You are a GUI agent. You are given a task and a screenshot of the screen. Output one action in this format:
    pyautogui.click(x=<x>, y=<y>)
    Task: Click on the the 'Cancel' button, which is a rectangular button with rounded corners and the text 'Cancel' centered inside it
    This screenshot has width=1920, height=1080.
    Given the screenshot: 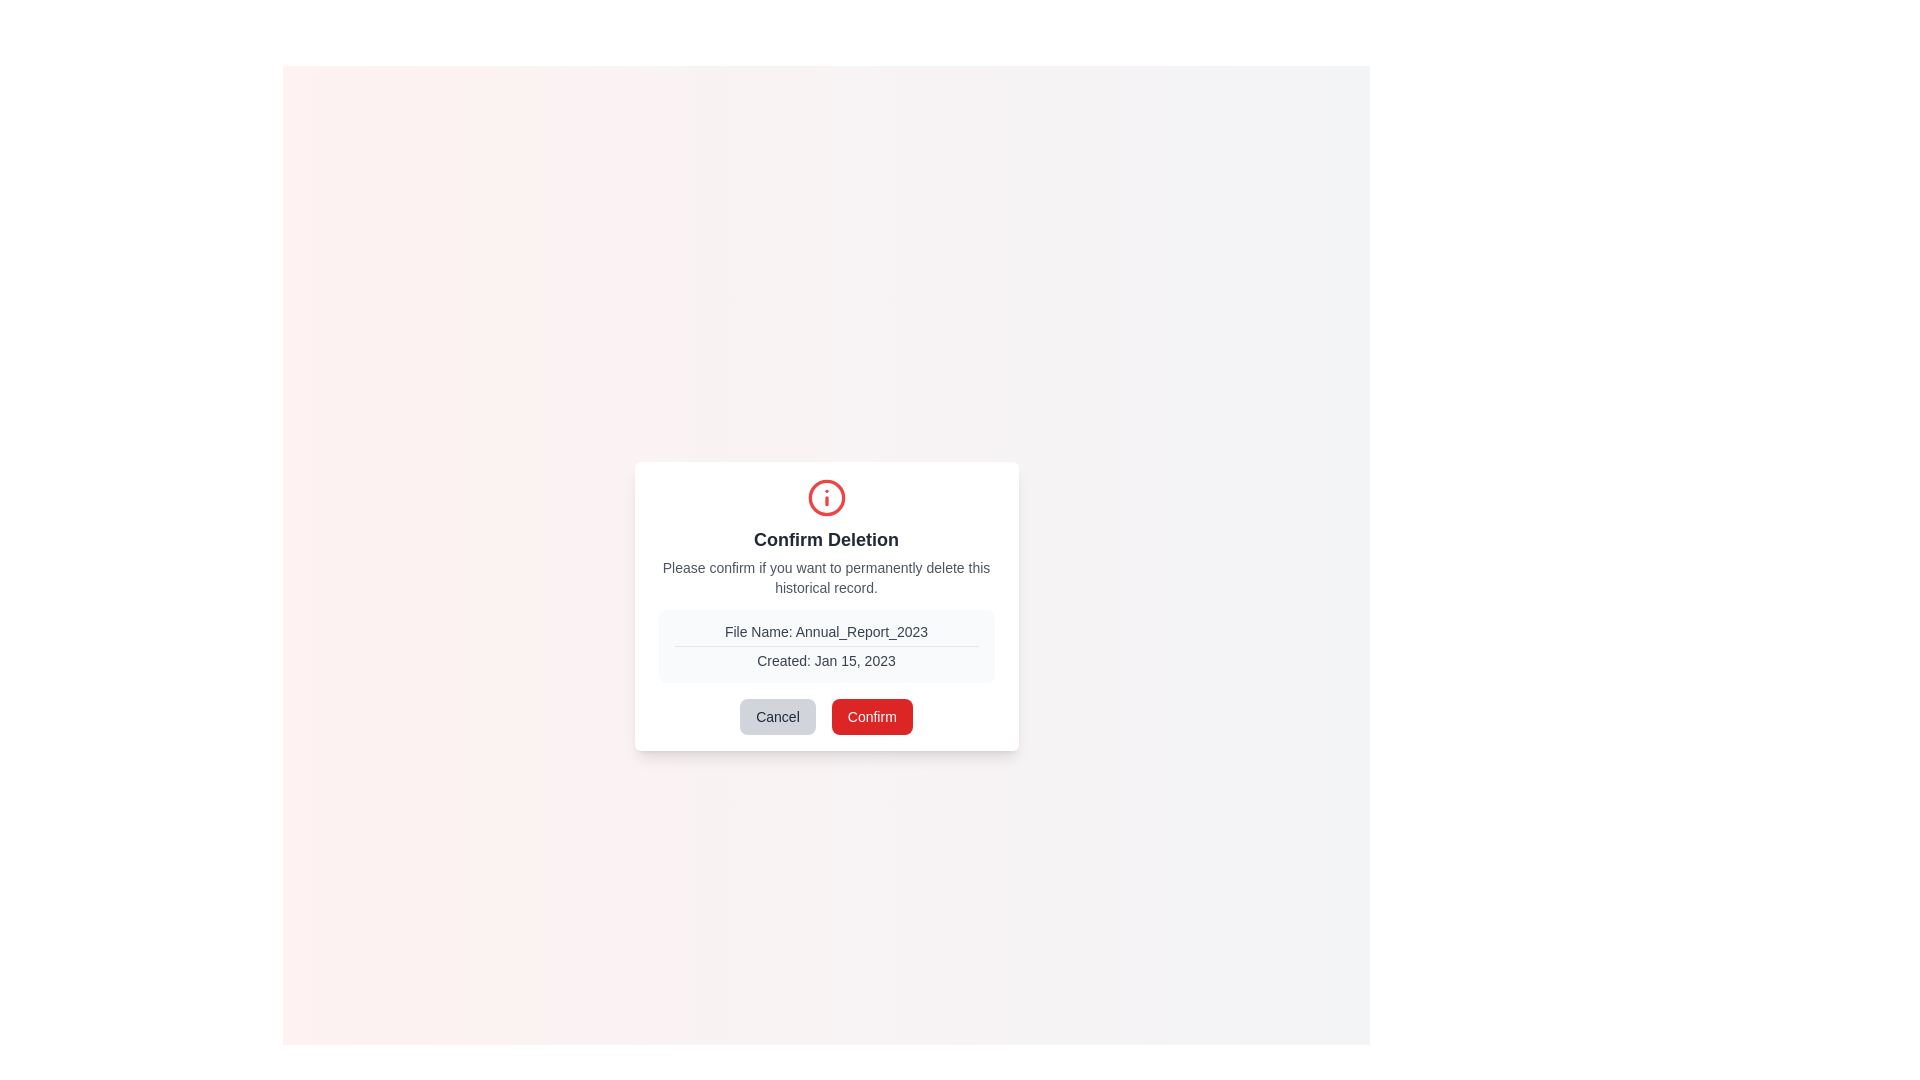 What is the action you would take?
    pyautogui.click(x=776, y=715)
    